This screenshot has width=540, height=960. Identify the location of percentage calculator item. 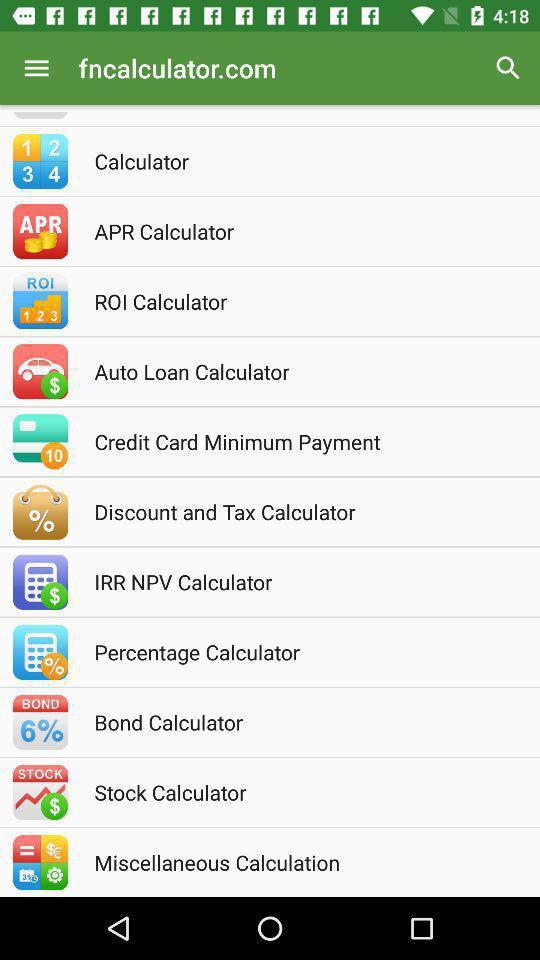
(296, 651).